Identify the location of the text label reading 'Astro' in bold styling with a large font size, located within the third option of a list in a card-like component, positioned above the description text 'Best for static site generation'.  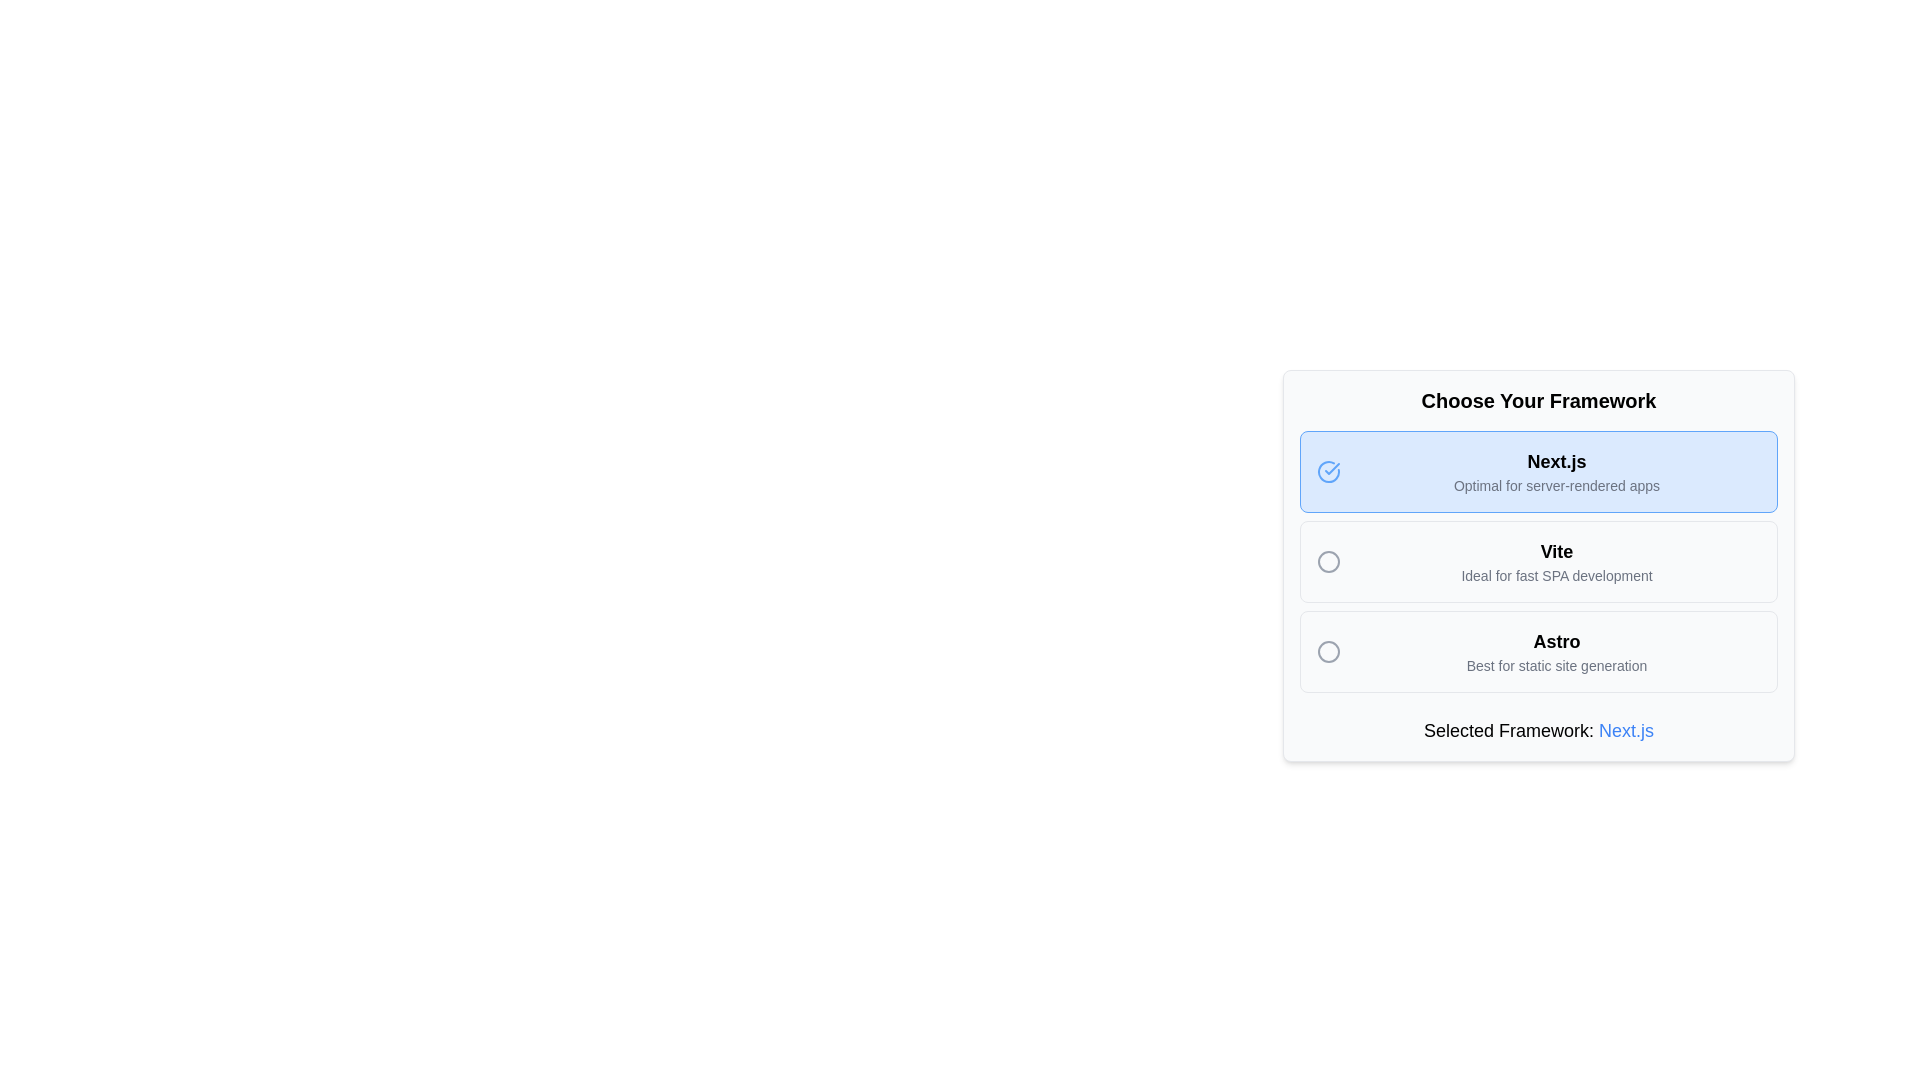
(1555, 641).